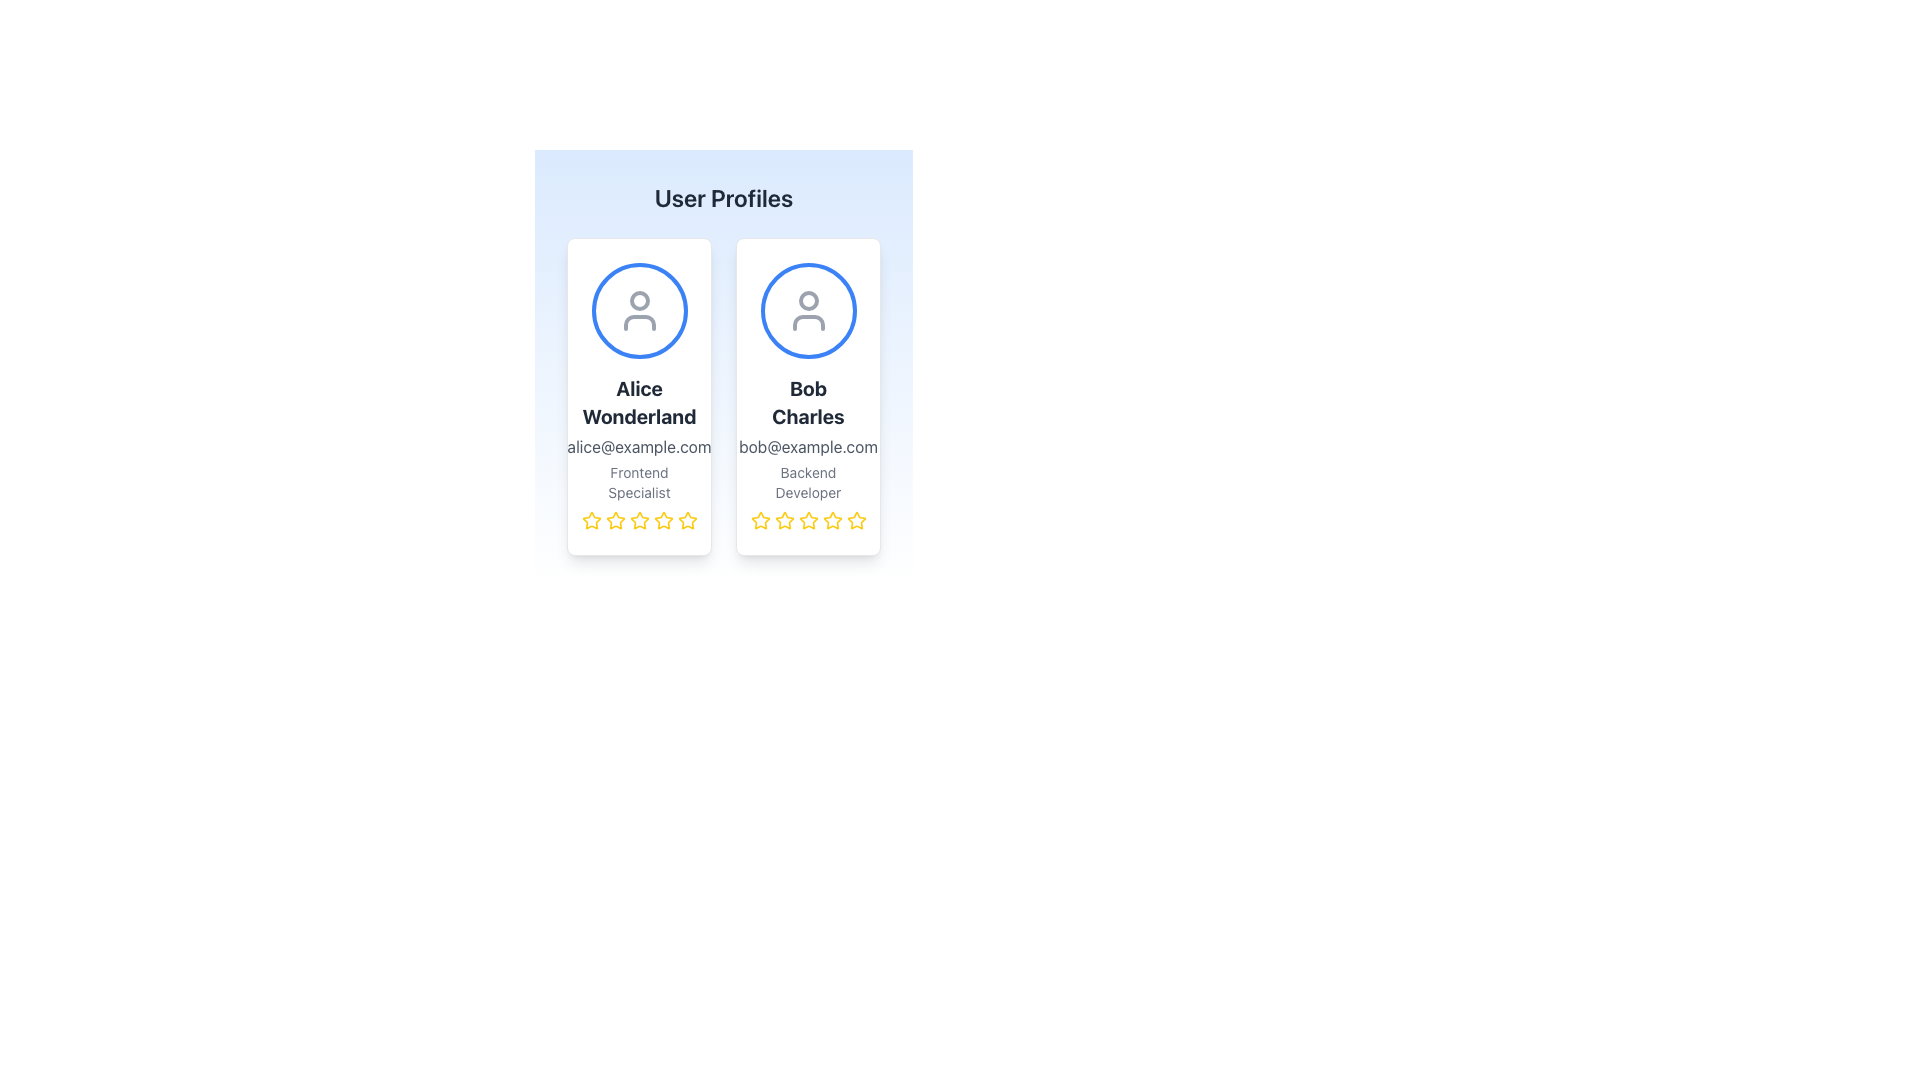  Describe the element at coordinates (759, 519) in the screenshot. I see `the leftmost star in the rating scale of the second card (Bob Charles) below the 'Backend Developer' description to potentially display a tooltip` at that location.